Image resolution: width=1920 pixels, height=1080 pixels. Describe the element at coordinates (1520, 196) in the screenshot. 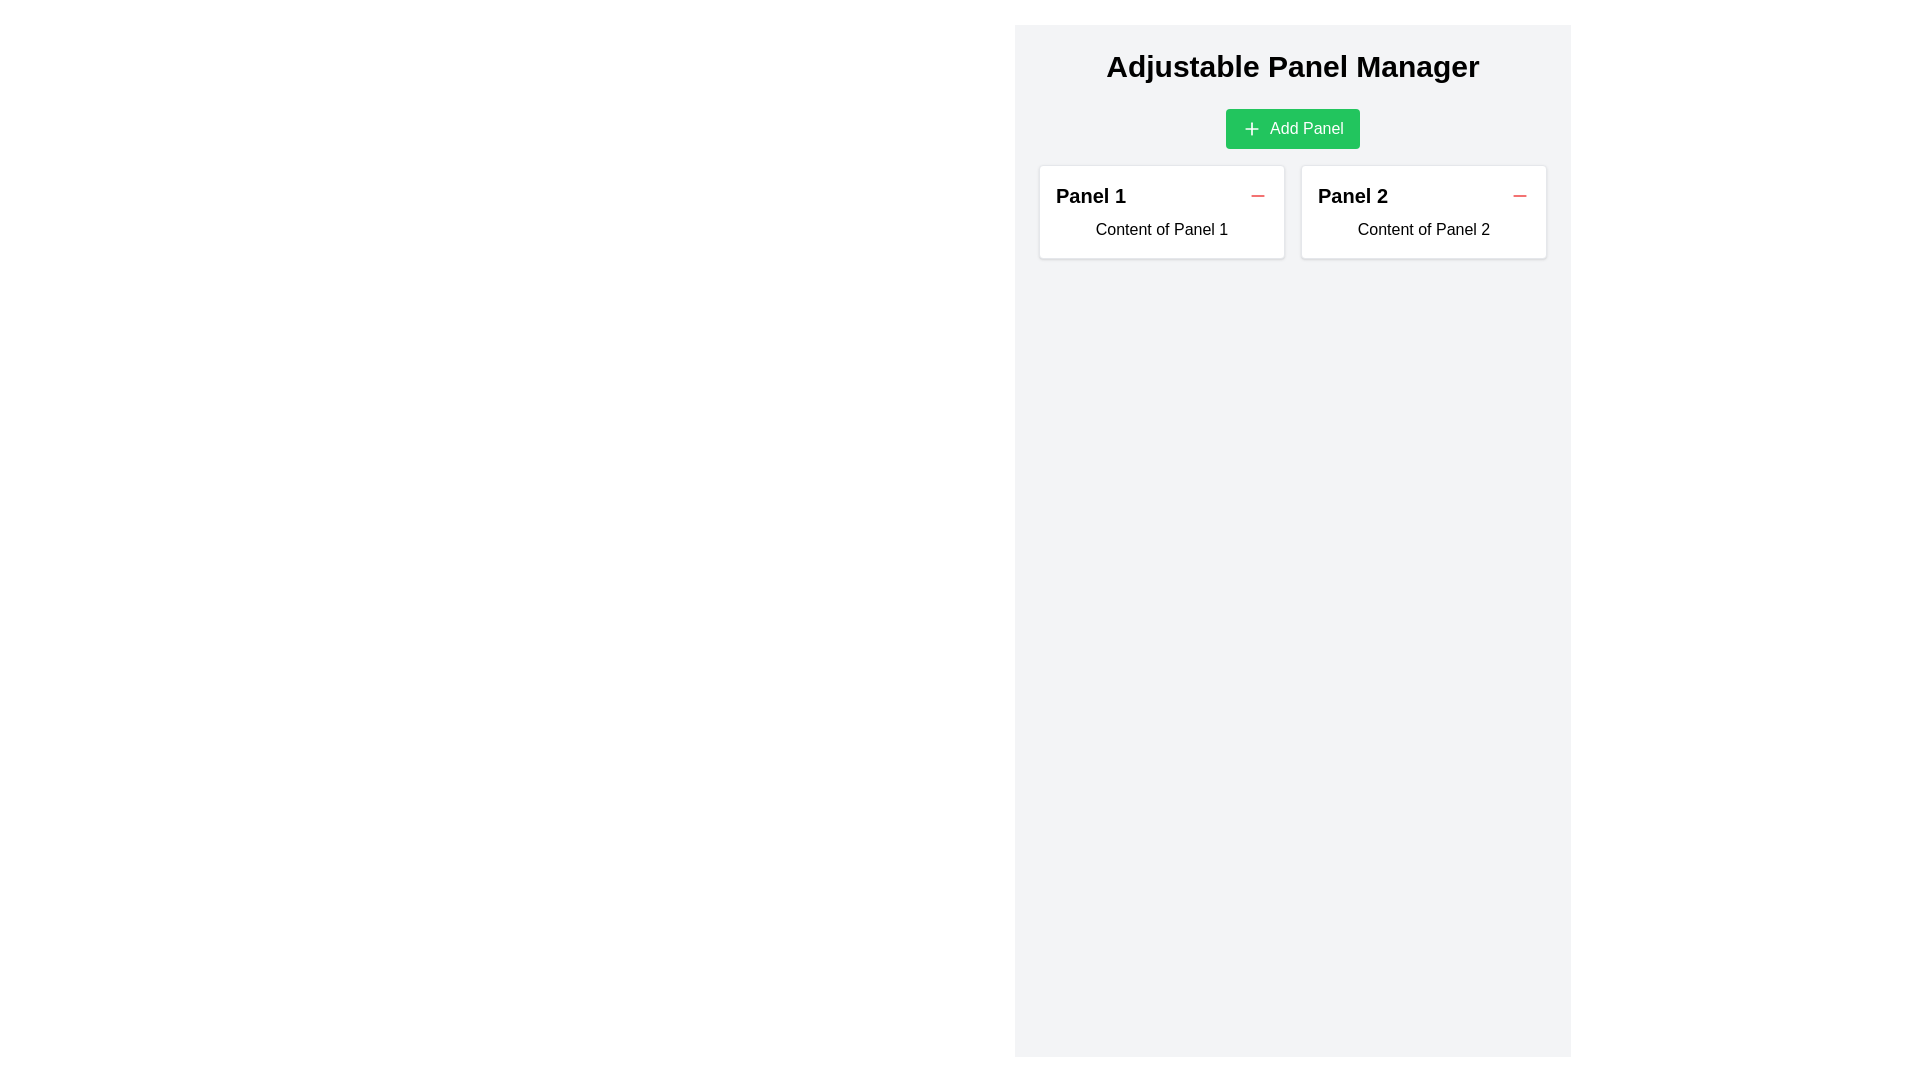

I see `the remove button for 'Panel 2', which is located directly to the right of the text 'Panel 2' in the header bar` at that location.